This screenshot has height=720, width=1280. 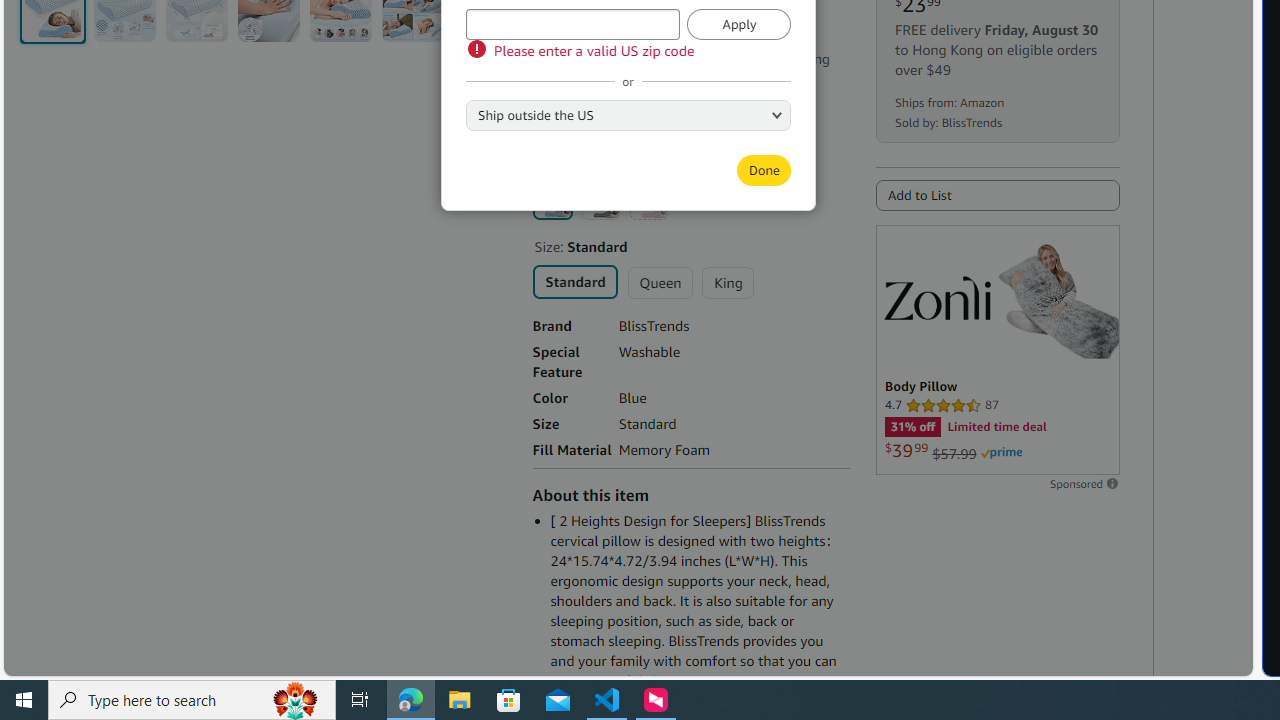 What do you see at coordinates (738, 24) in the screenshot?
I see `'Apply'` at bounding box center [738, 24].